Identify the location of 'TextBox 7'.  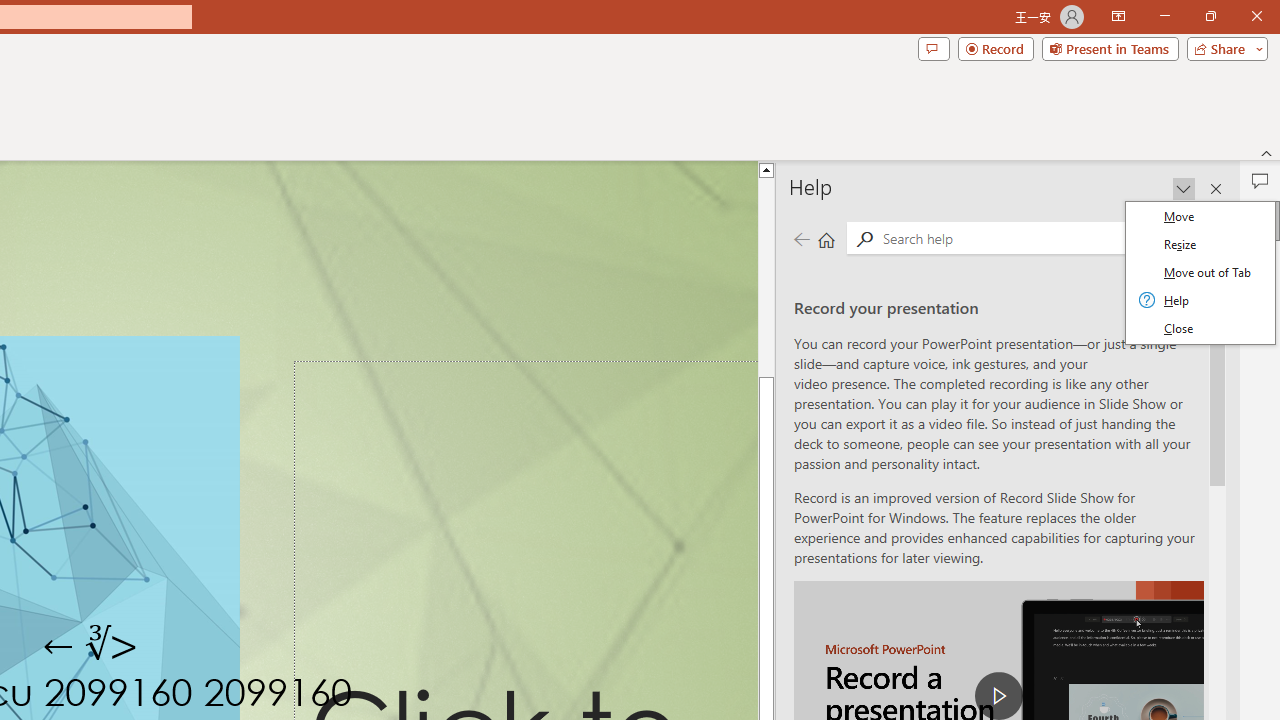
(90, 645).